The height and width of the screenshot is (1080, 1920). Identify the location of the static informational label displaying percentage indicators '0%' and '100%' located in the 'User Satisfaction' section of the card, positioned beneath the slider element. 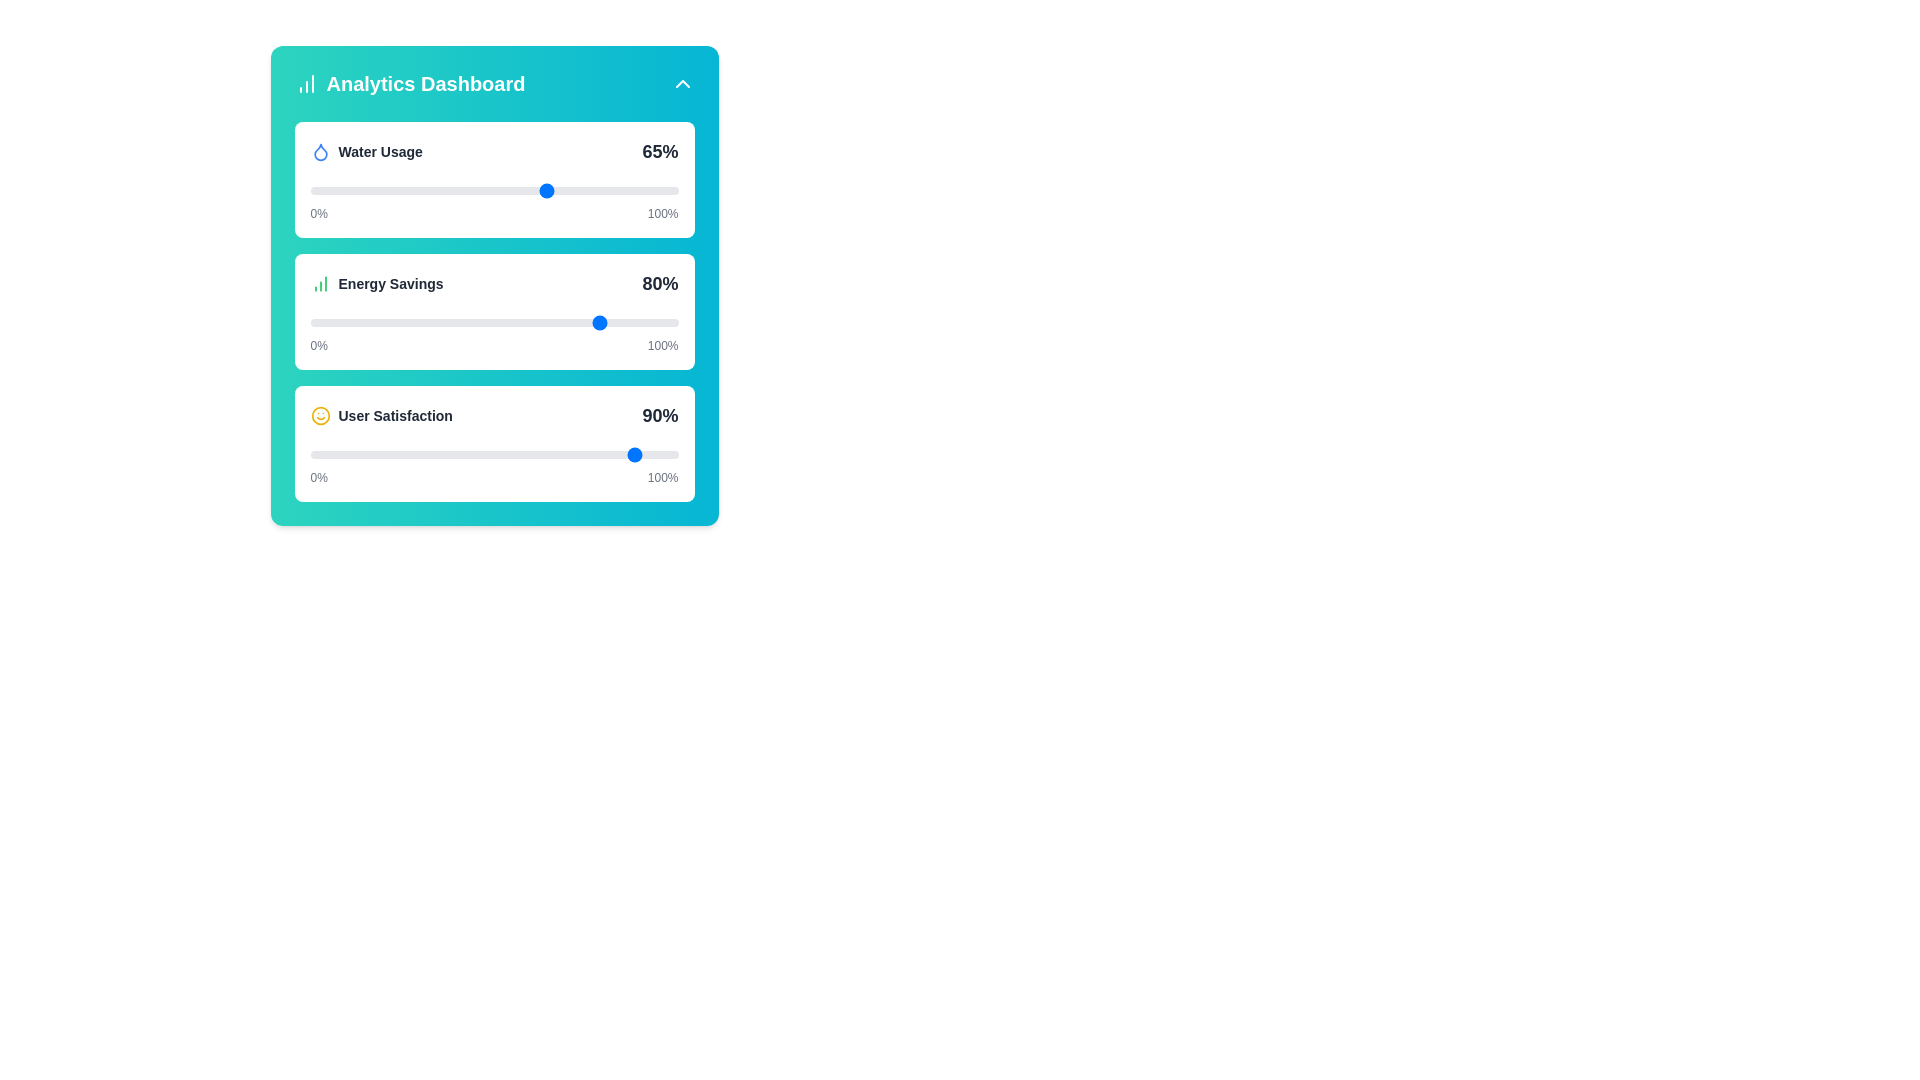
(494, 478).